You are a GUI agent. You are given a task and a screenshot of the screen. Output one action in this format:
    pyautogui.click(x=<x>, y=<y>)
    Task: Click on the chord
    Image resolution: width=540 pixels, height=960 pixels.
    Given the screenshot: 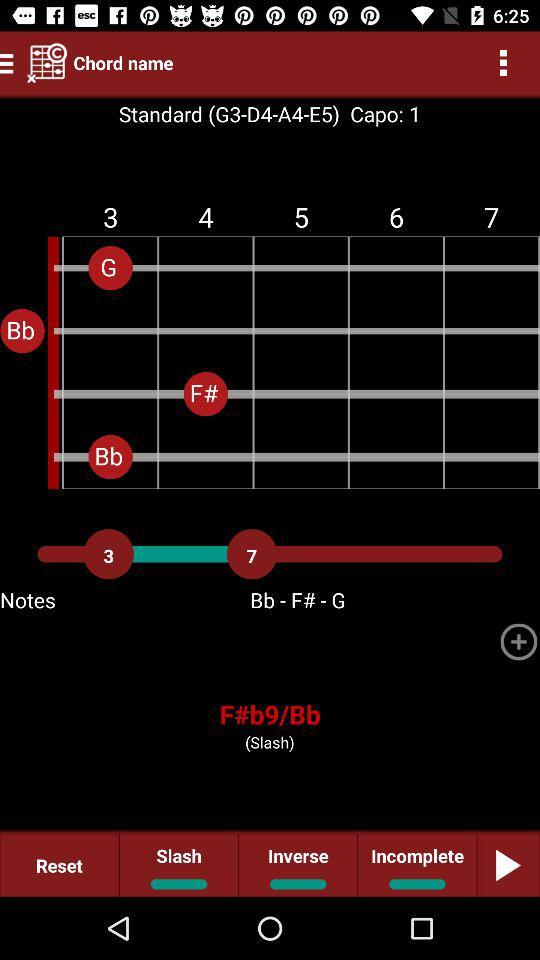 What is the action you would take?
    pyautogui.click(x=518, y=640)
    